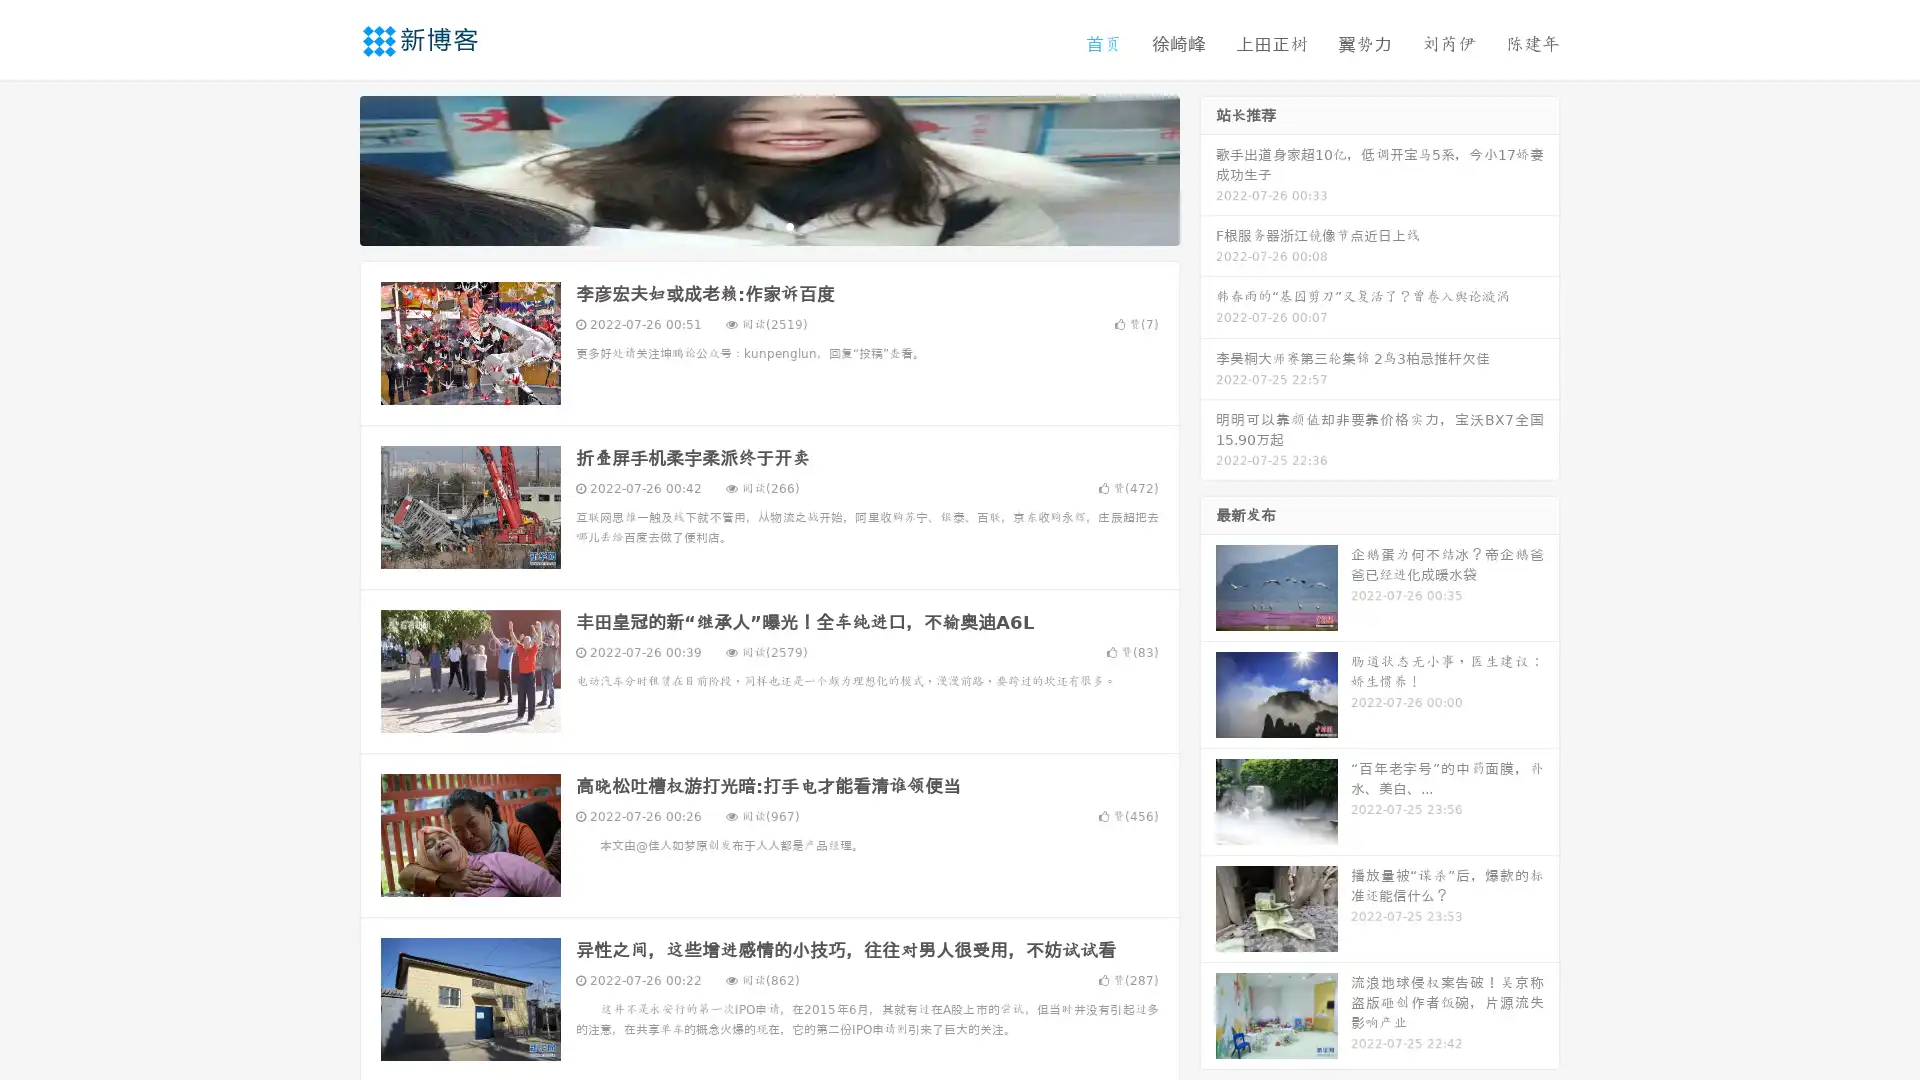 The image size is (1920, 1080). What do you see at coordinates (748, 225) in the screenshot?
I see `Go to slide 1` at bounding box center [748, 225].